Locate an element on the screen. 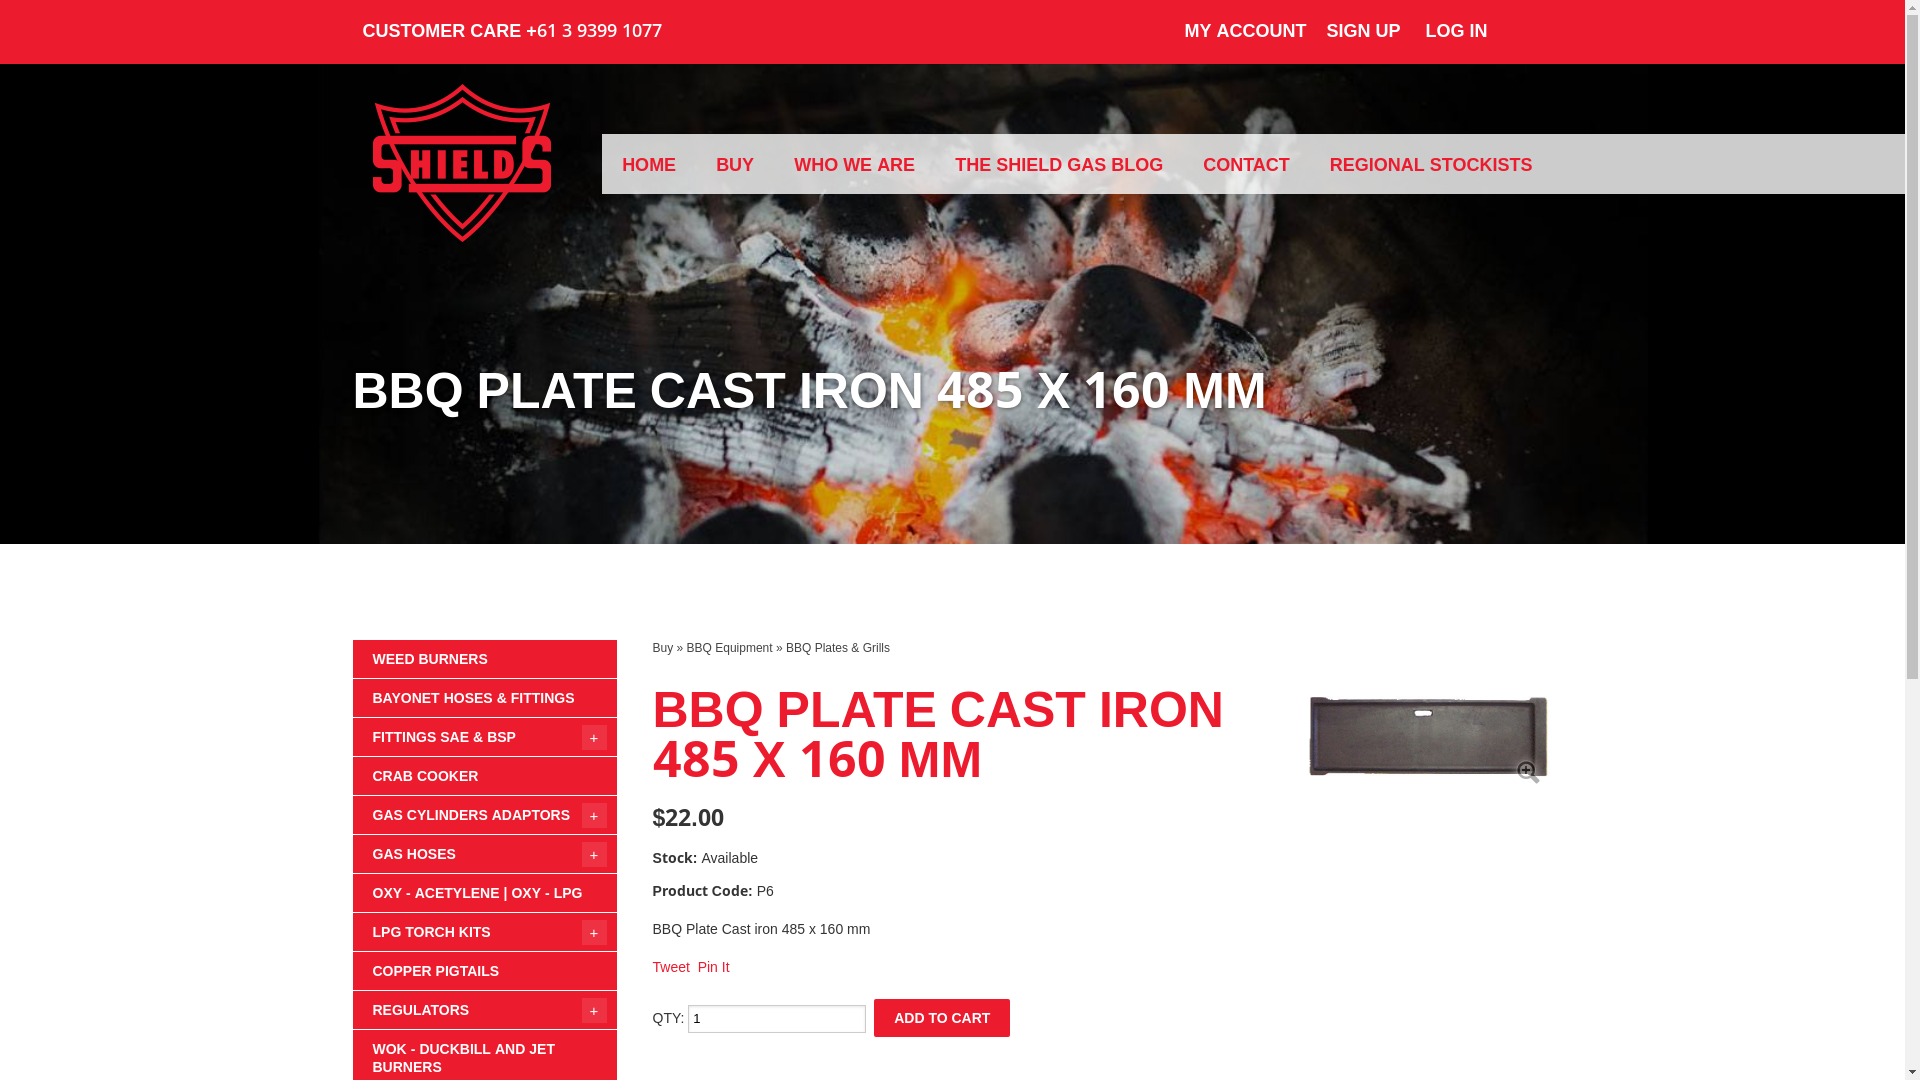 This screenshot has height=1080, width=1920. 'LPG TORCH KITS' is located at coordinates (484, 932).